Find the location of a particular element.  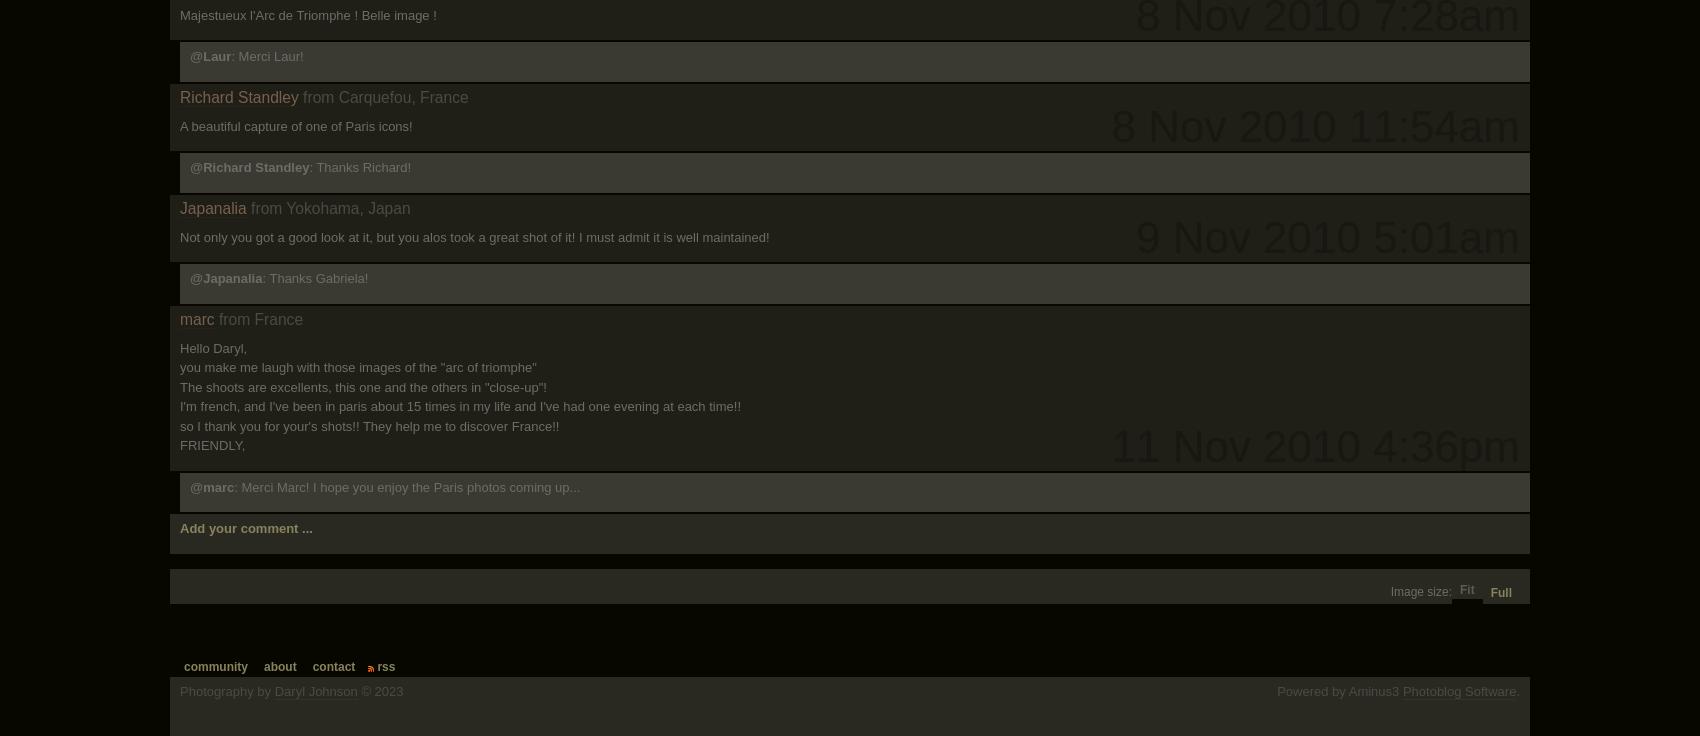

': Thanks Richard!' is located at coordinates (359, 167).